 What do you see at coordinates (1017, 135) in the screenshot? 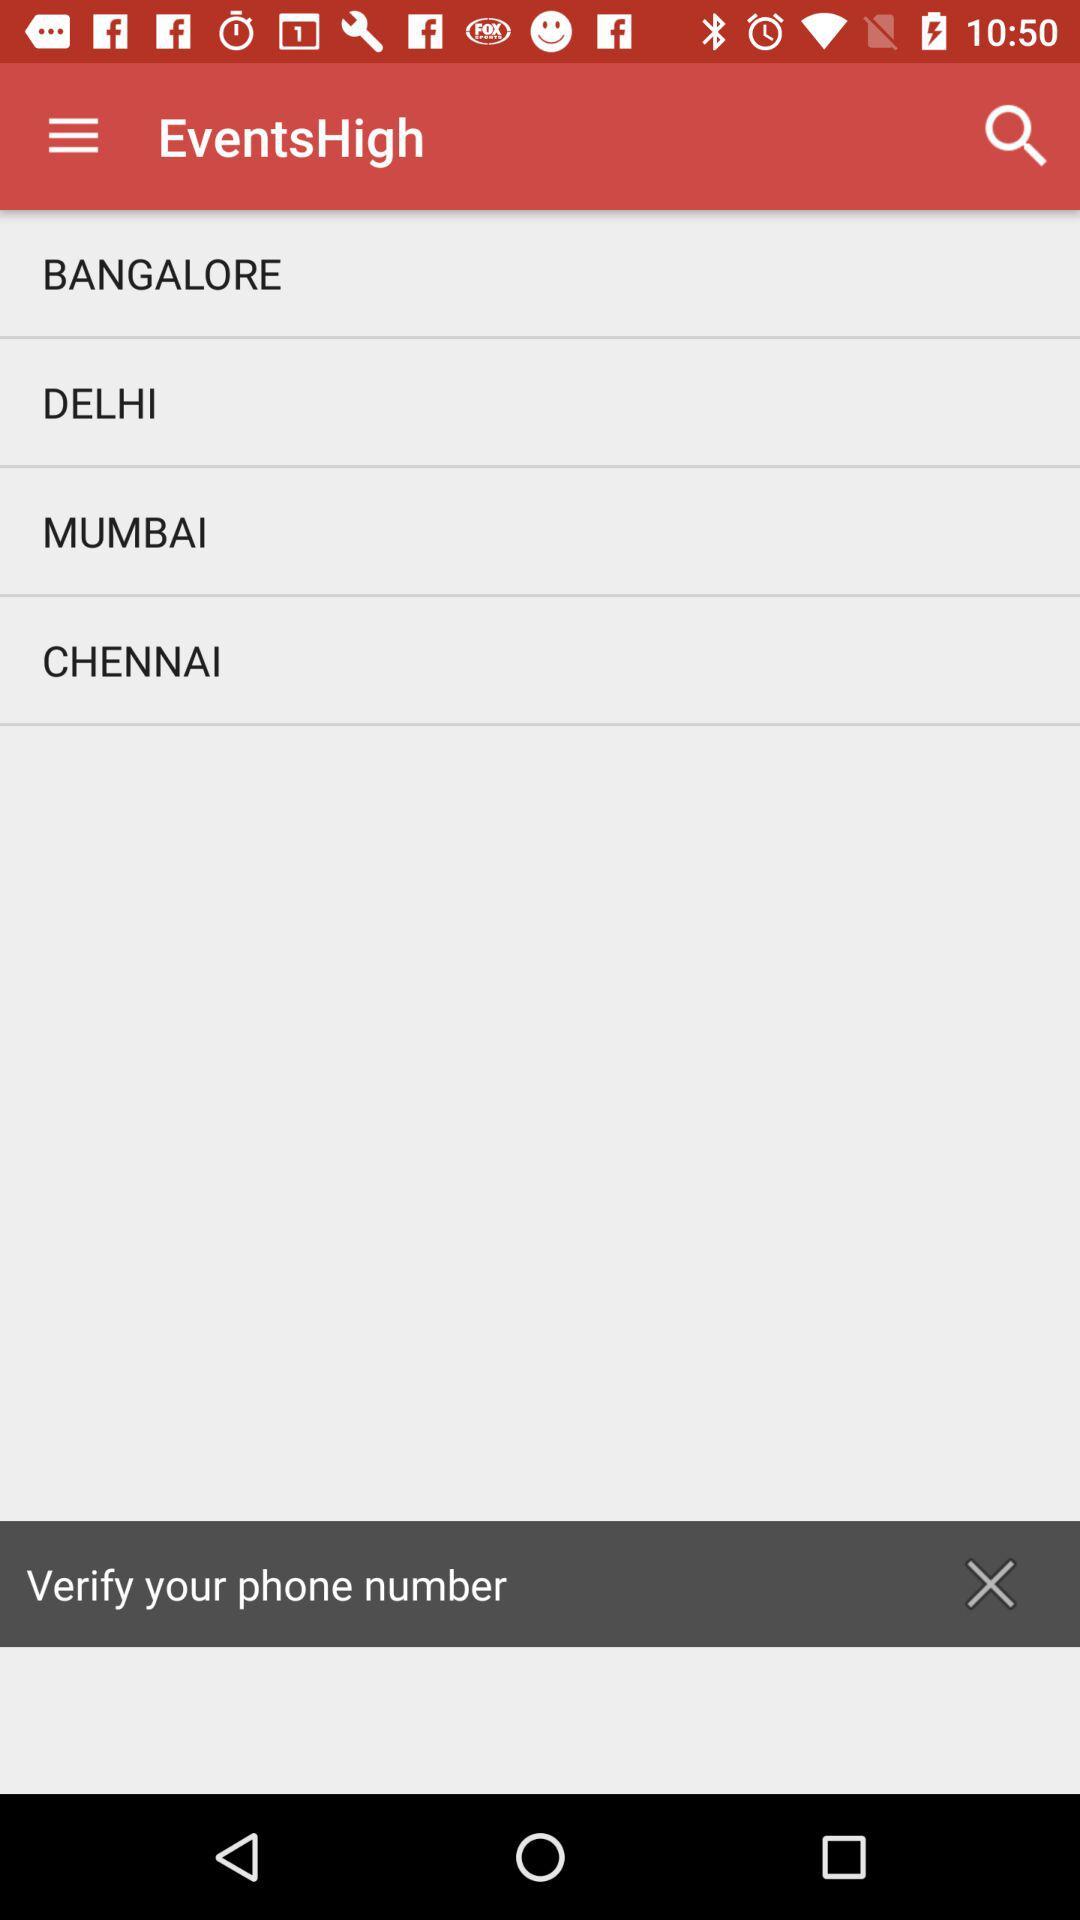
I see `item above the bangalore` at bounding box center [1017, 135].